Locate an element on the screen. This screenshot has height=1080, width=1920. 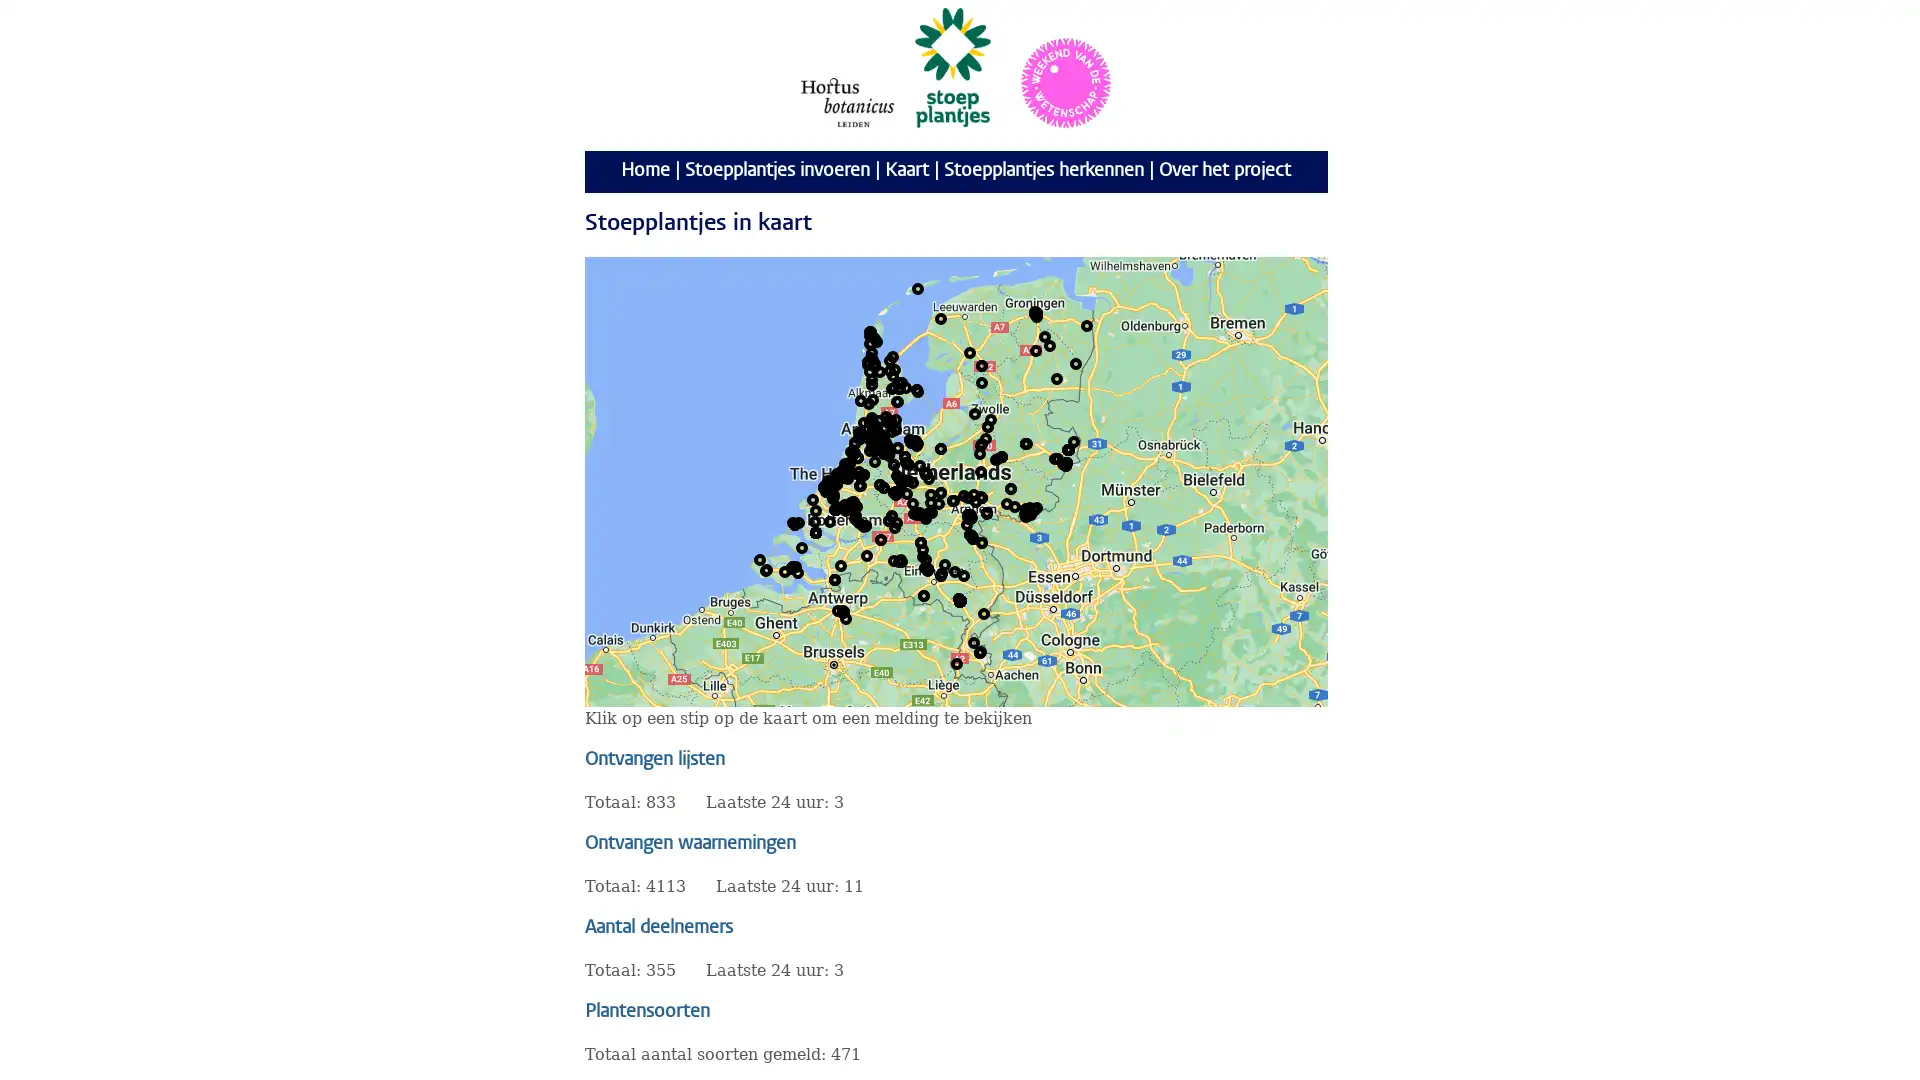
Telling van Jeske op 11 maart 2022 is located at coordinates (844, 473).